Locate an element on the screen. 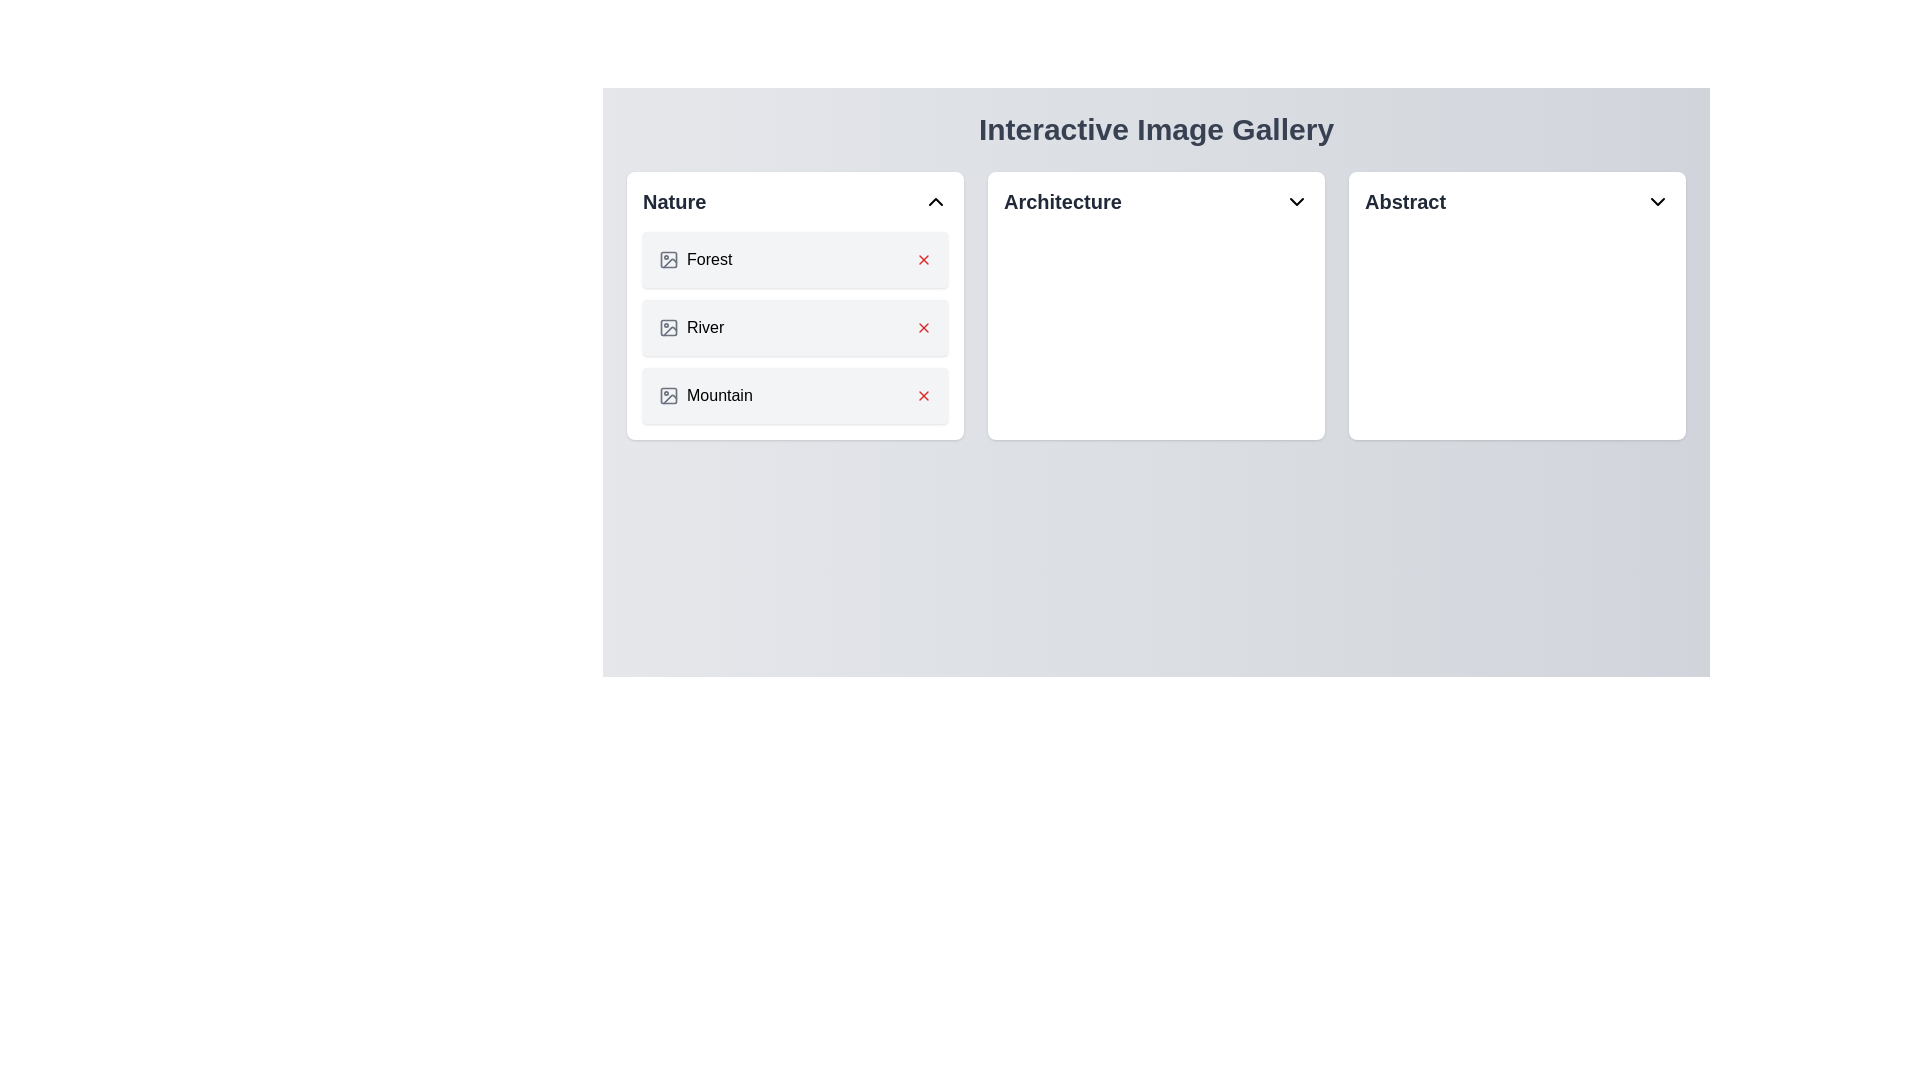 The image size is (1920, 1080). the text label displaying 'Mountain', which is the third item in the 'Nature' category list, located below the 'River' item is located at coordinates (720, 396).